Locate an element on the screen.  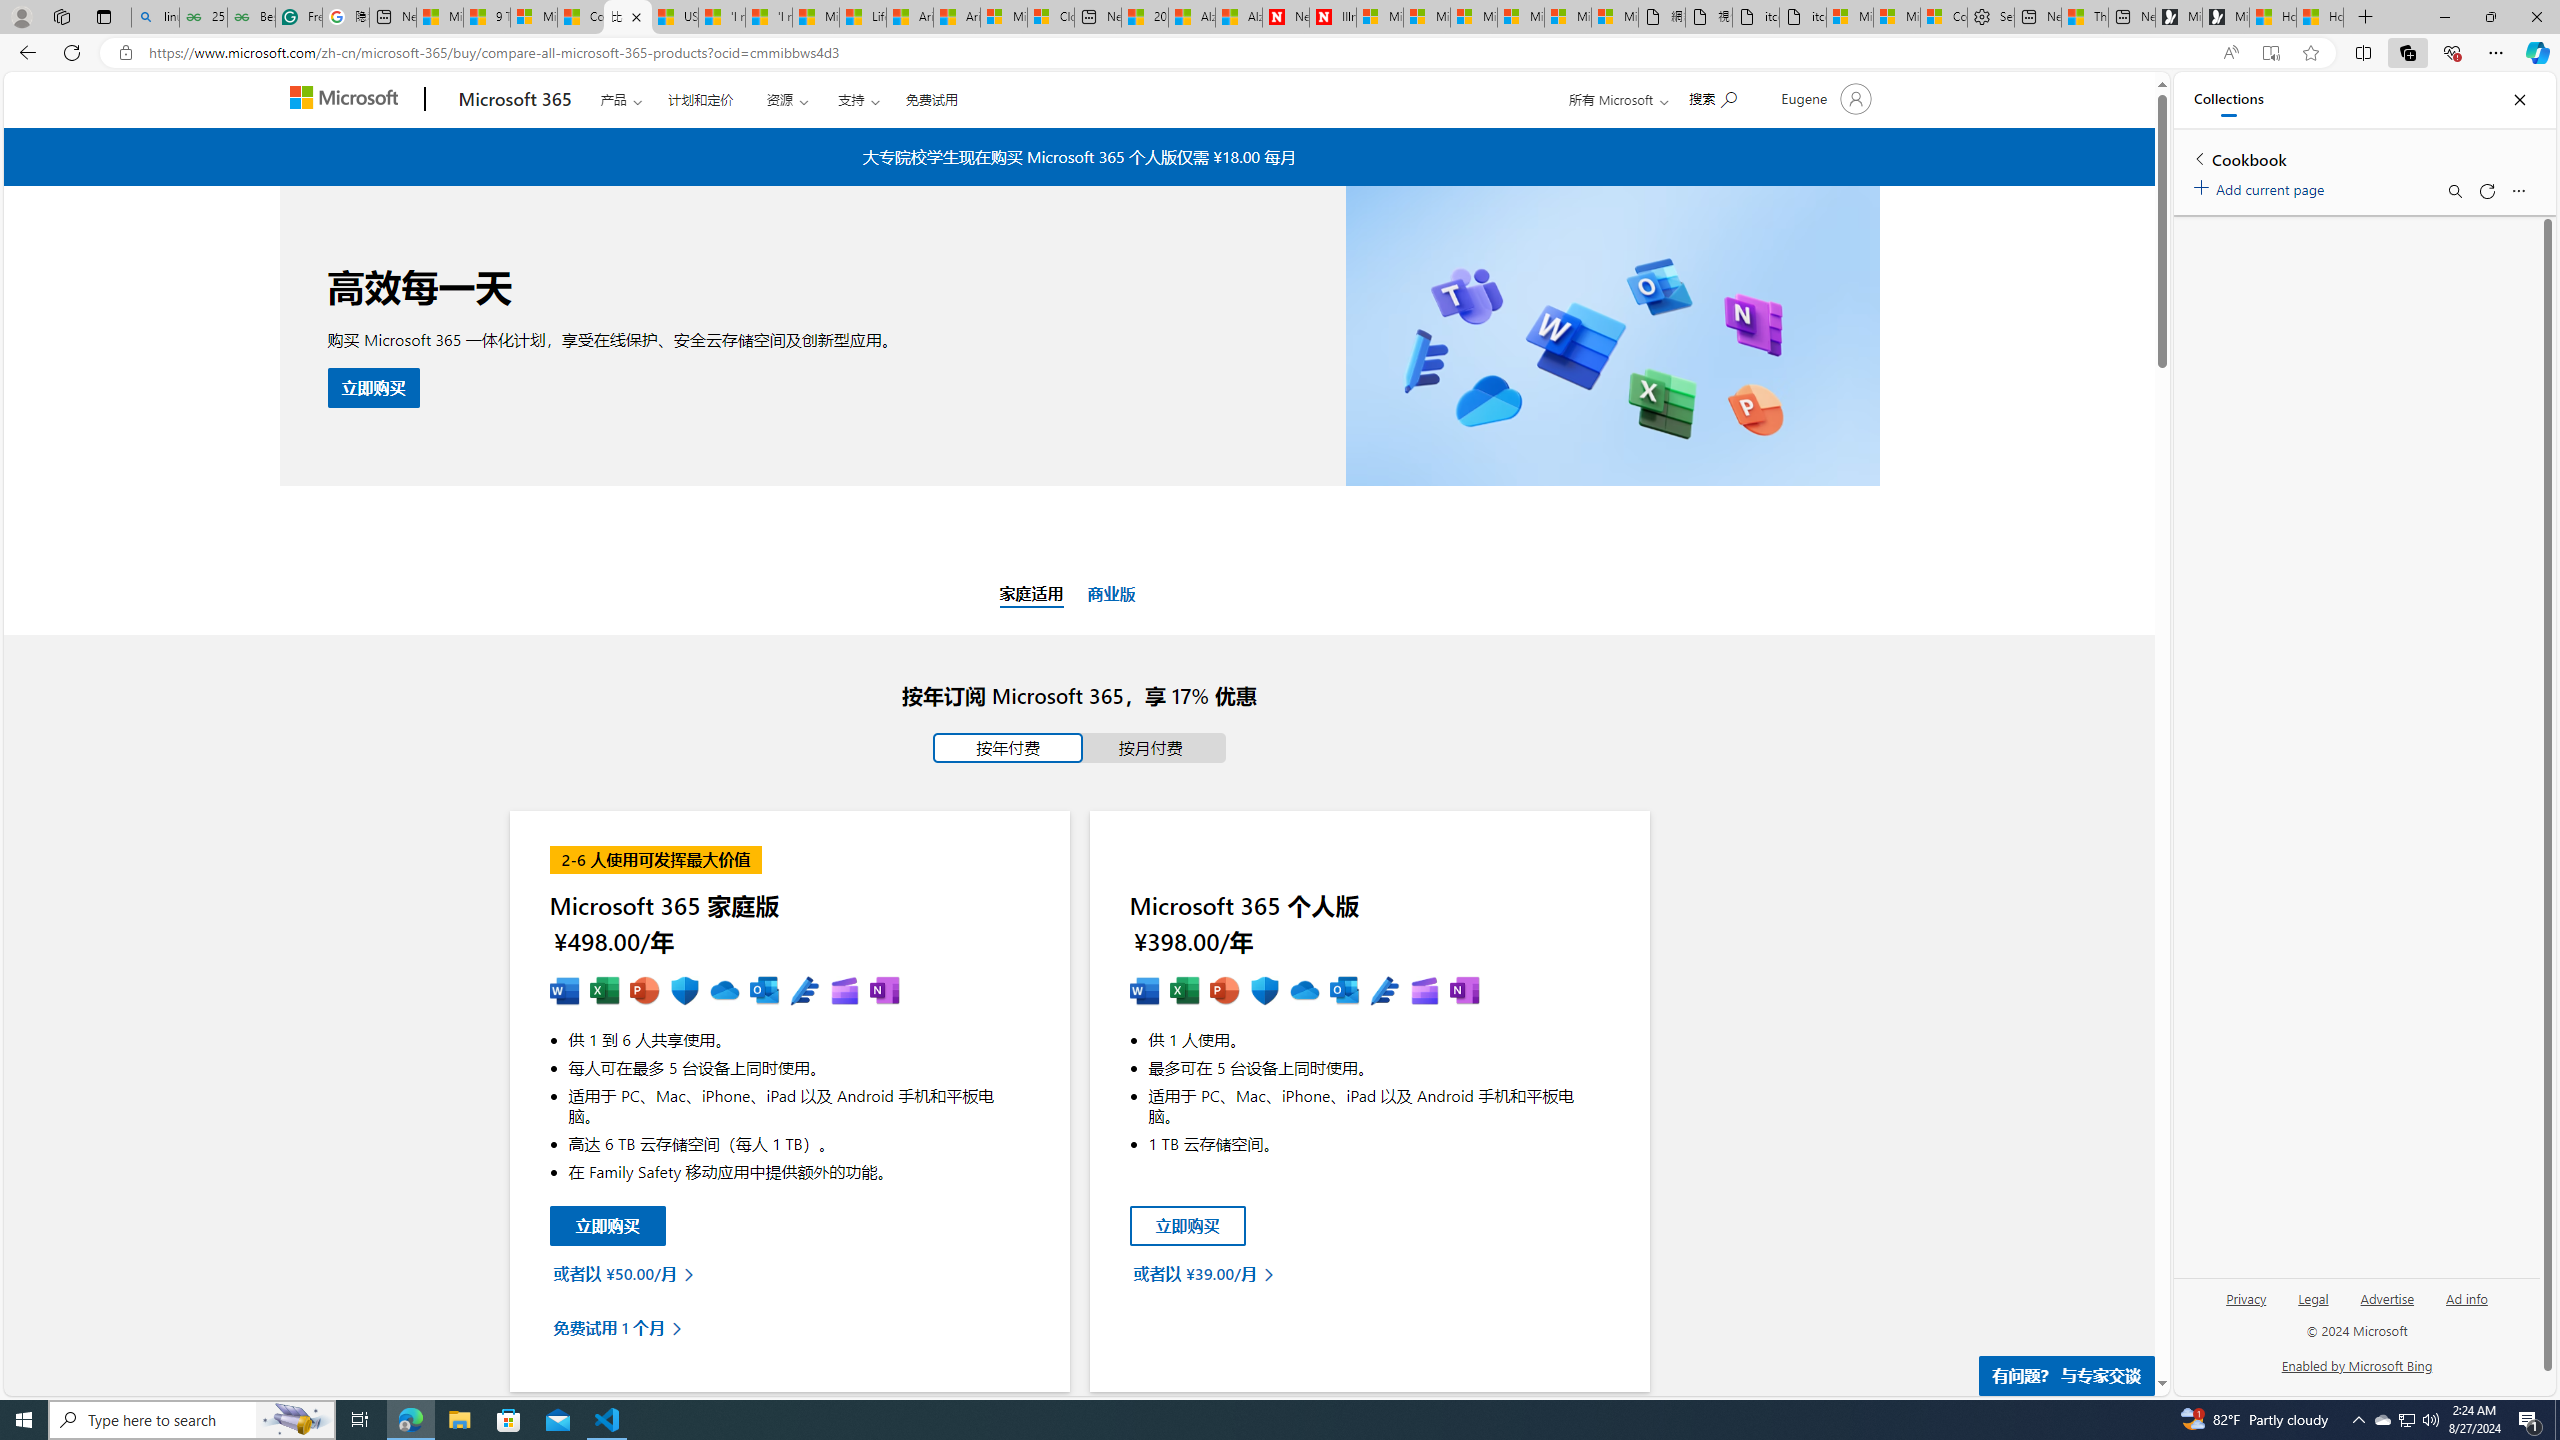
'How to Use a TV as a Computer Monitor' is located at coordinates (2319, 16).